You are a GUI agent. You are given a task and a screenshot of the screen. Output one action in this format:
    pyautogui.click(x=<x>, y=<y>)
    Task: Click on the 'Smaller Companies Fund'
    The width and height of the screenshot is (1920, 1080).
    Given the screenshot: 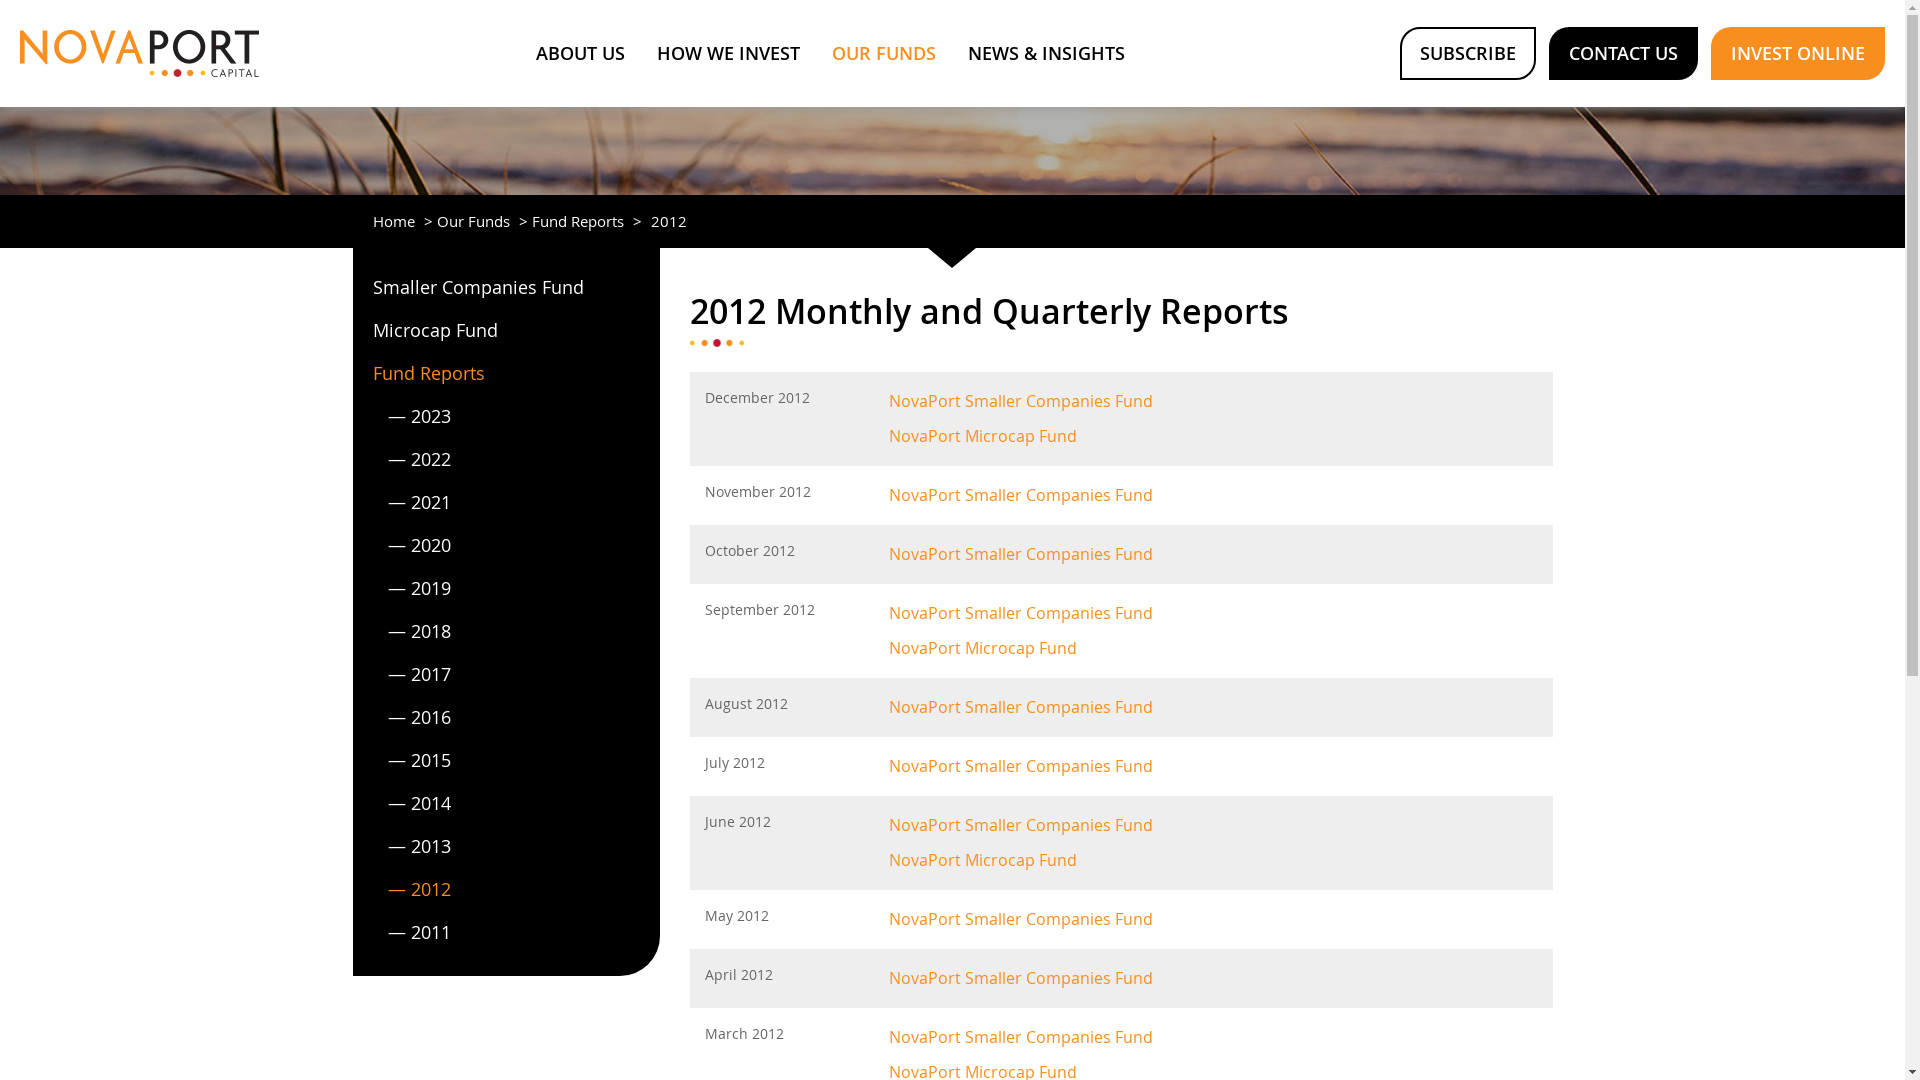 What is the action you would take?
    pyautogui.click(x=505, y=280)
    